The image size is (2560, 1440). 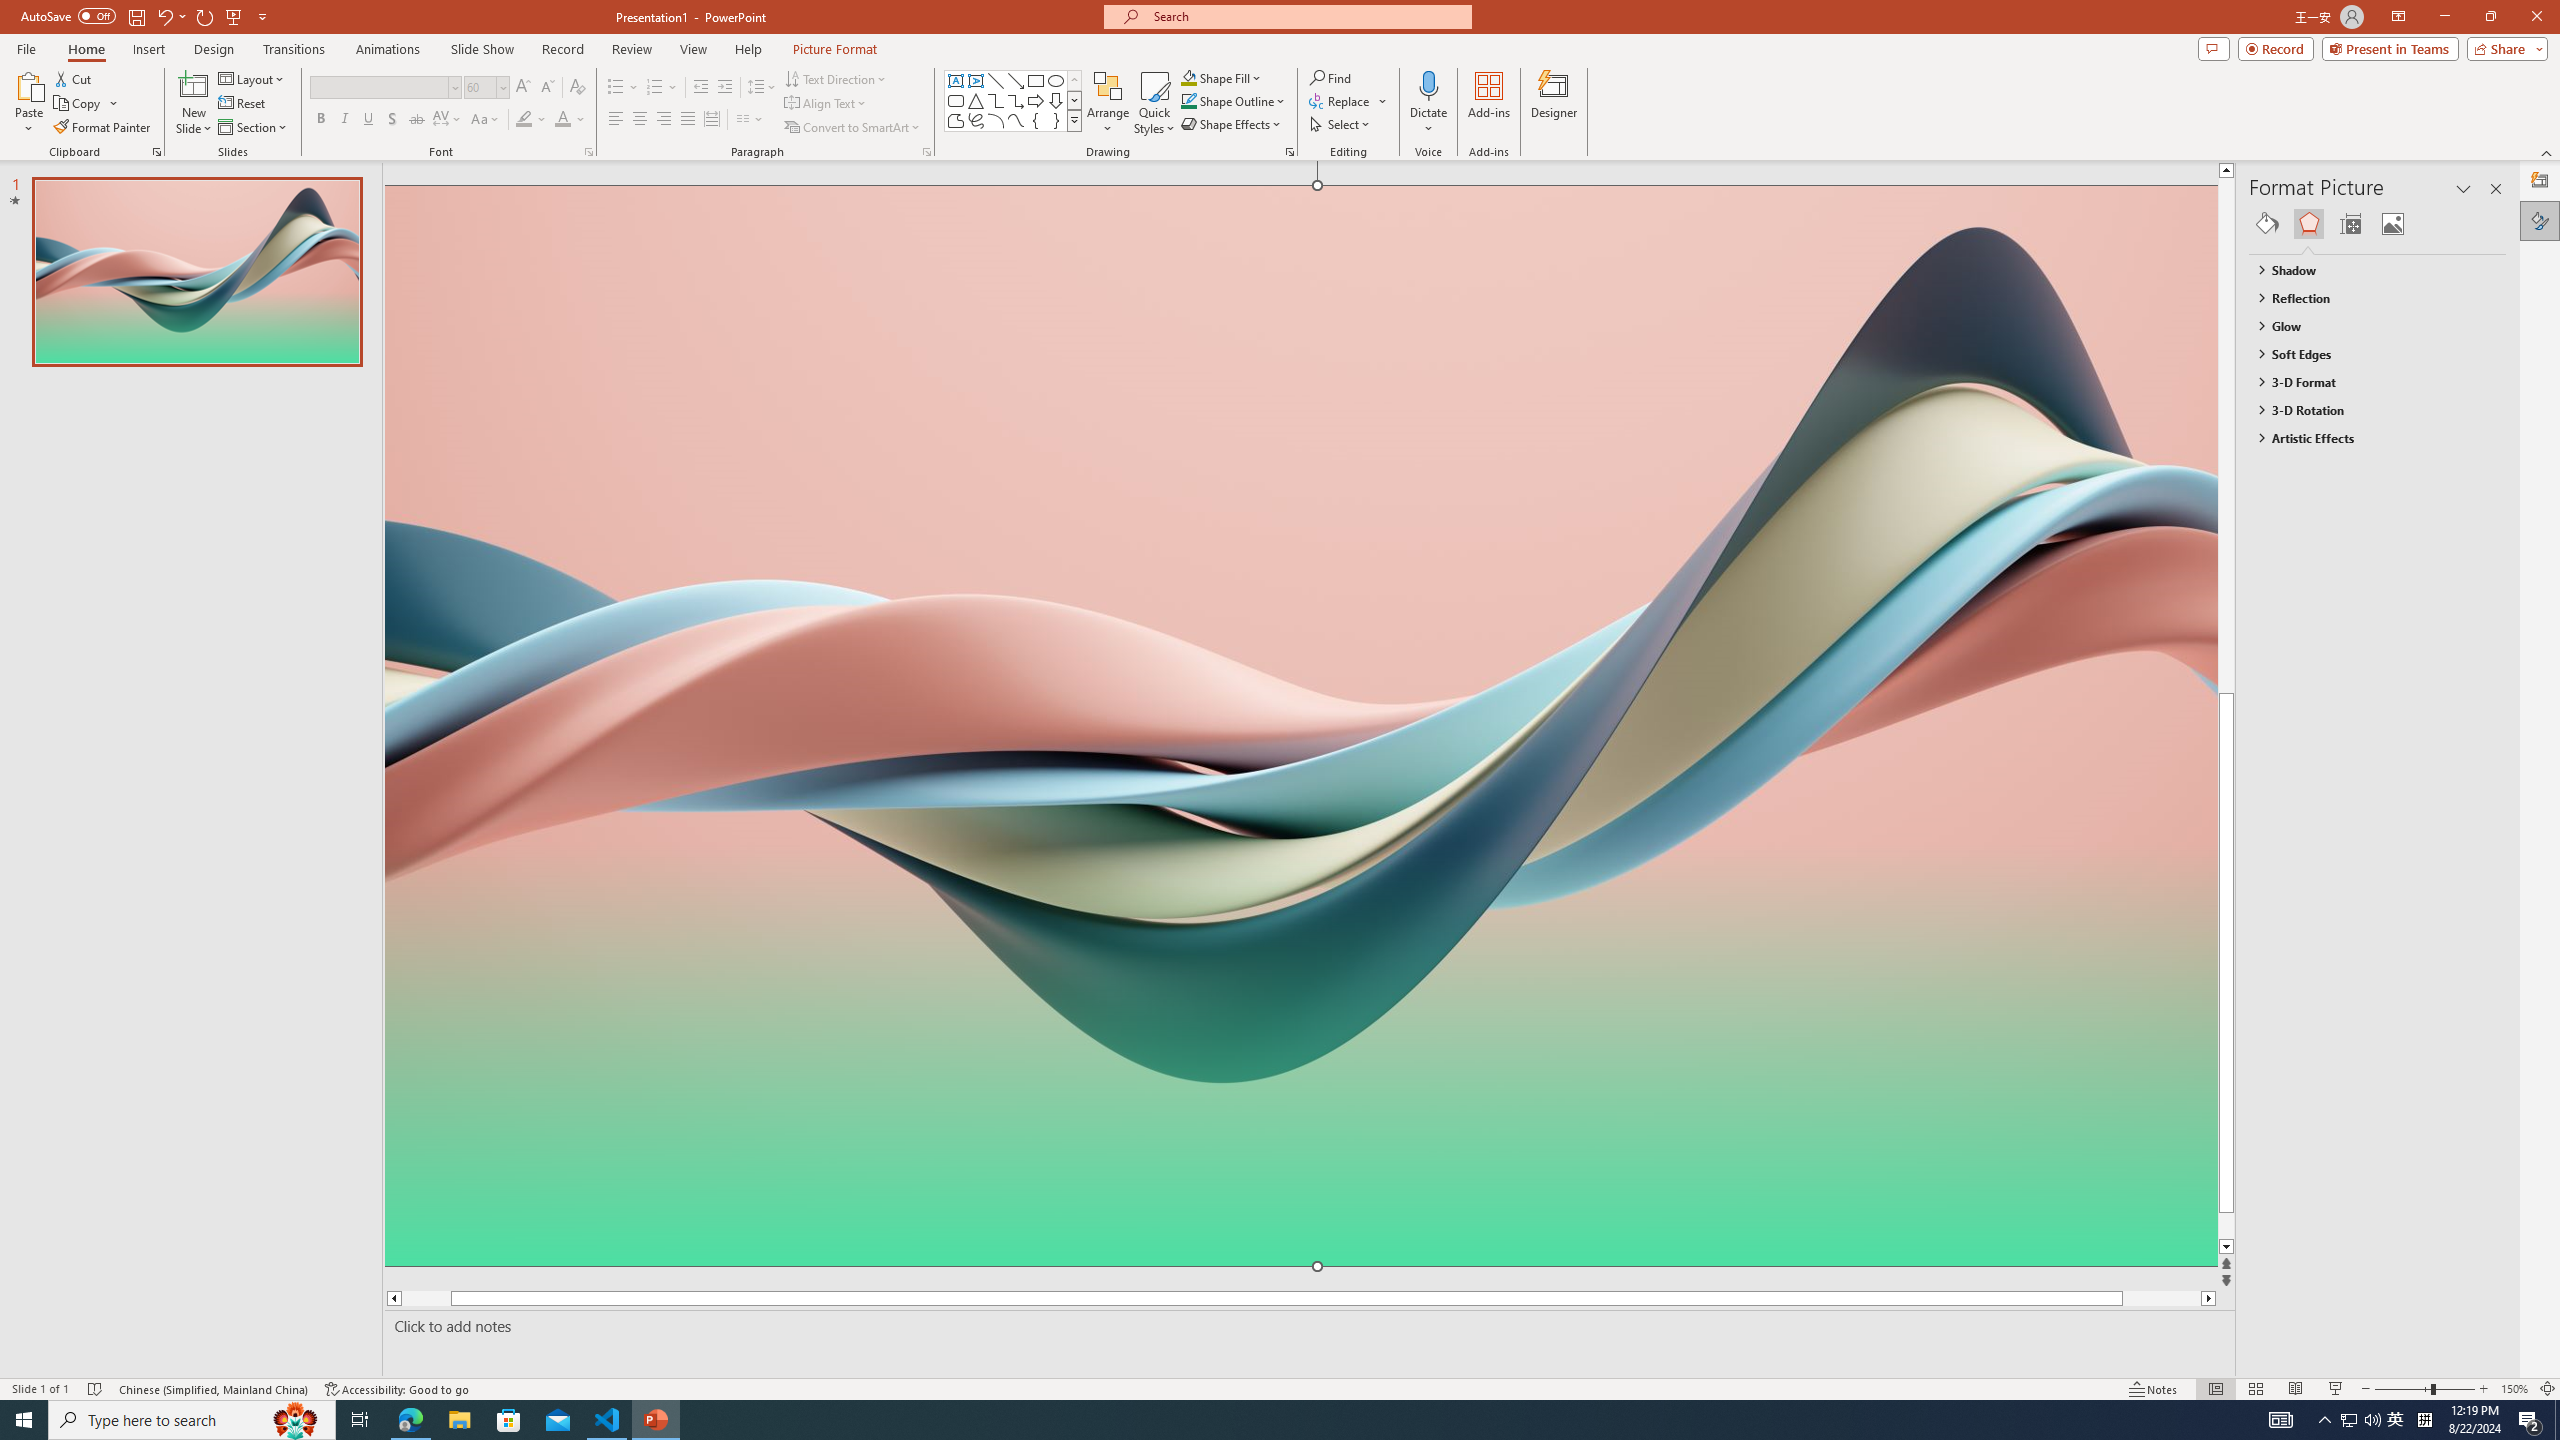 What do you see at coordinates (2368, 353) in the screenshot?
I see `'Soft Edges'` at bounding box center [2368, 353].